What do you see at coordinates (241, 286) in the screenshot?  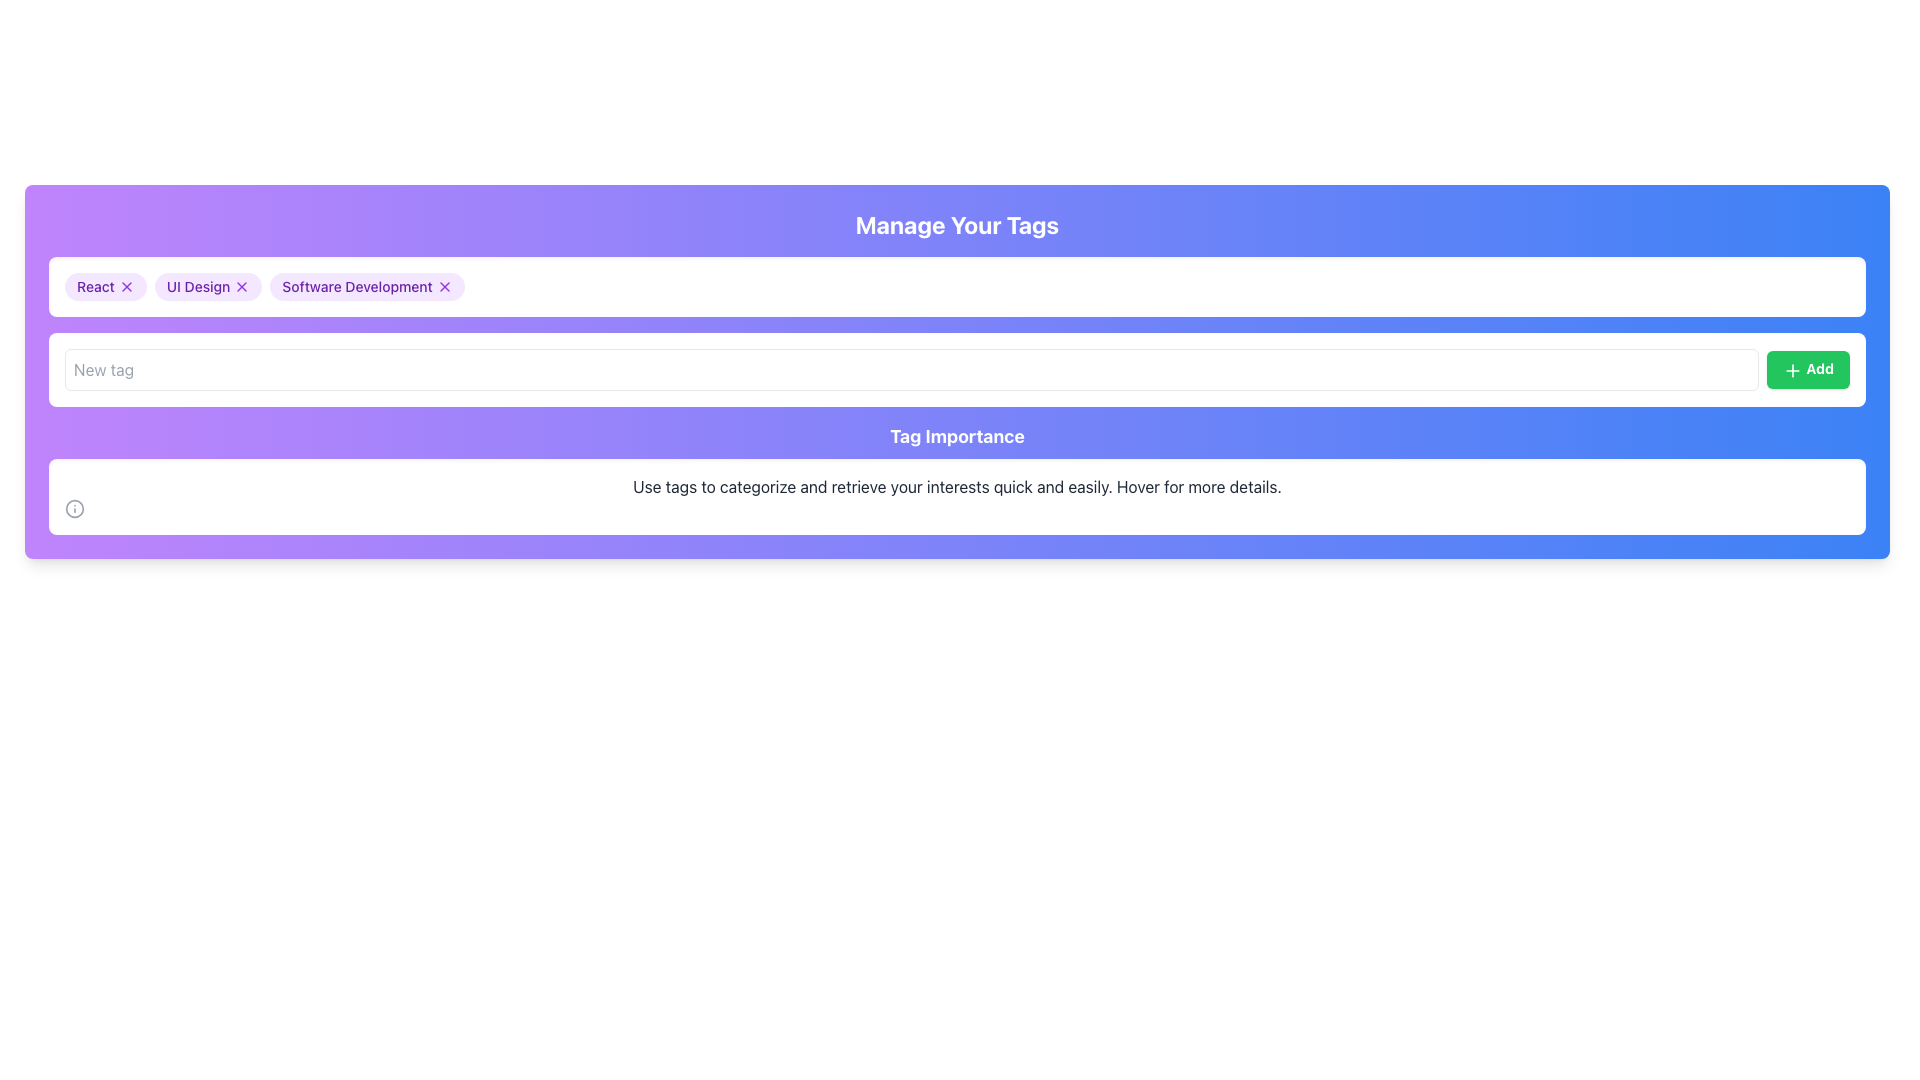 I see `the cross icon button that removes the 'UI Design' tag, located at the rightmost part of the tag above the text input` at bounding box center [241, 286].